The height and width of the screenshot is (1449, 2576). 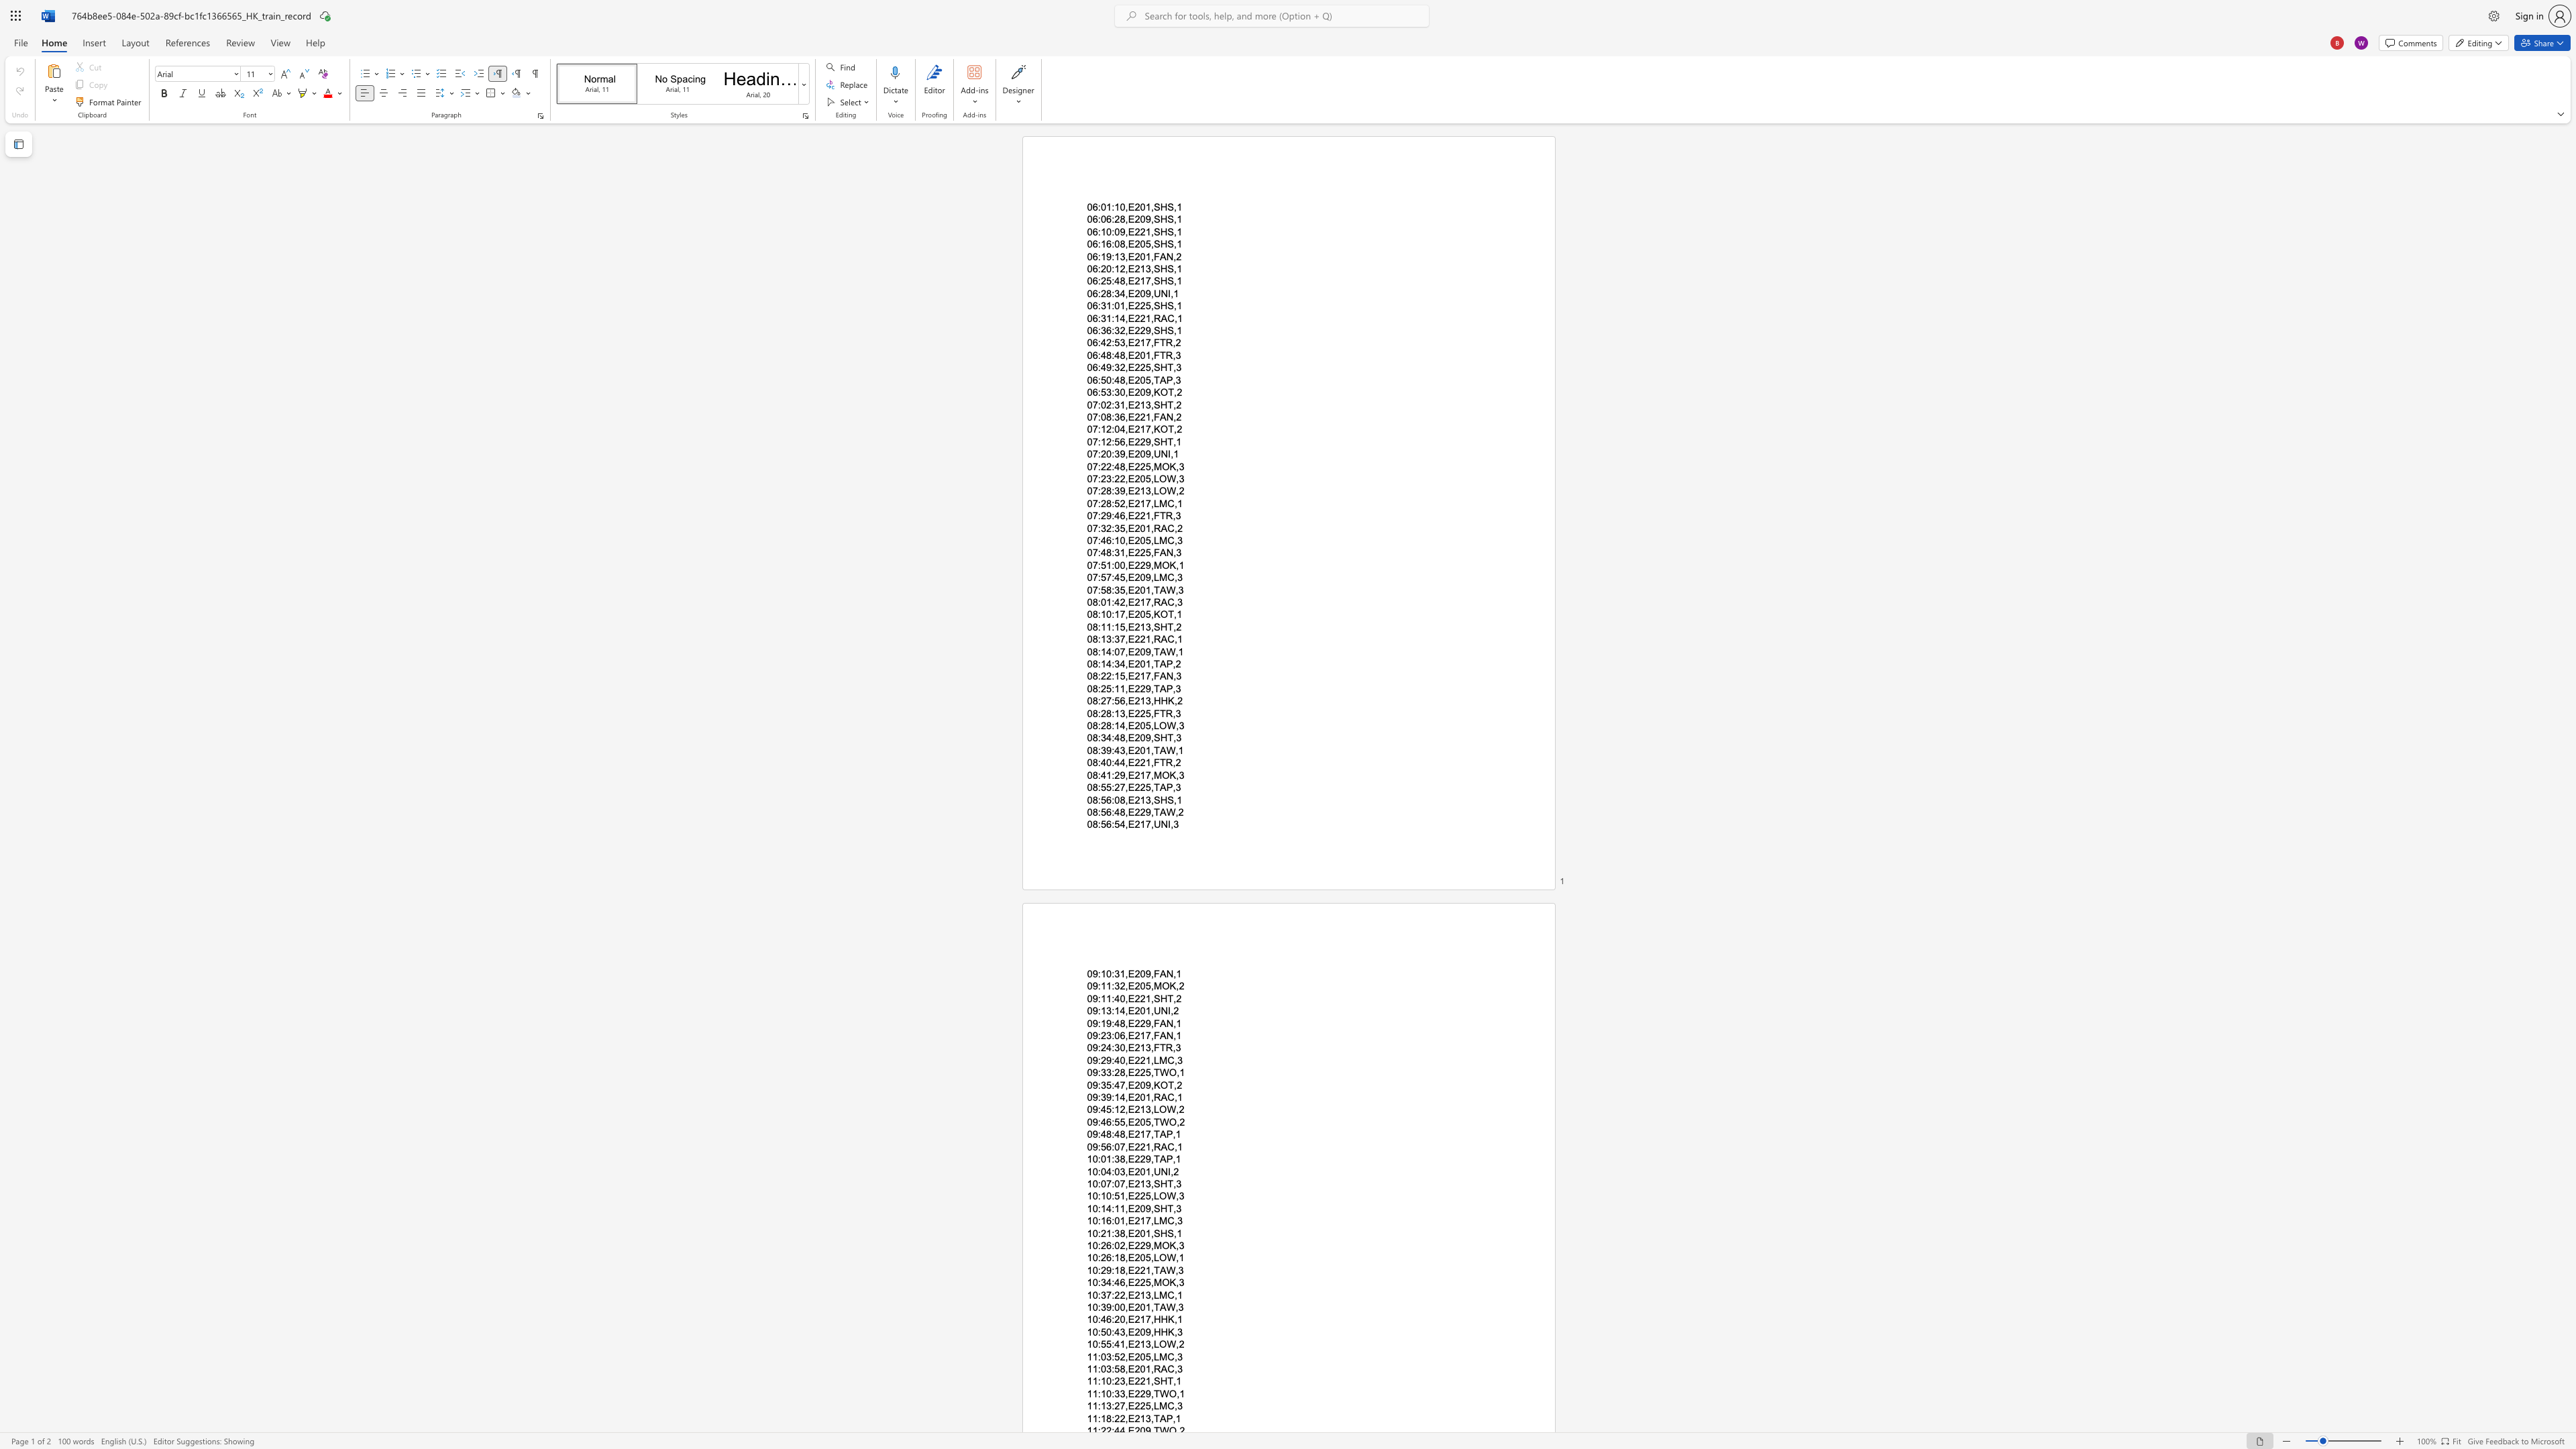 What do you see at coordinates (1128, 502) in the screenshot?
I see `the space between the continuous character "," and "E" in the text` at bounding box center [1128, 502].